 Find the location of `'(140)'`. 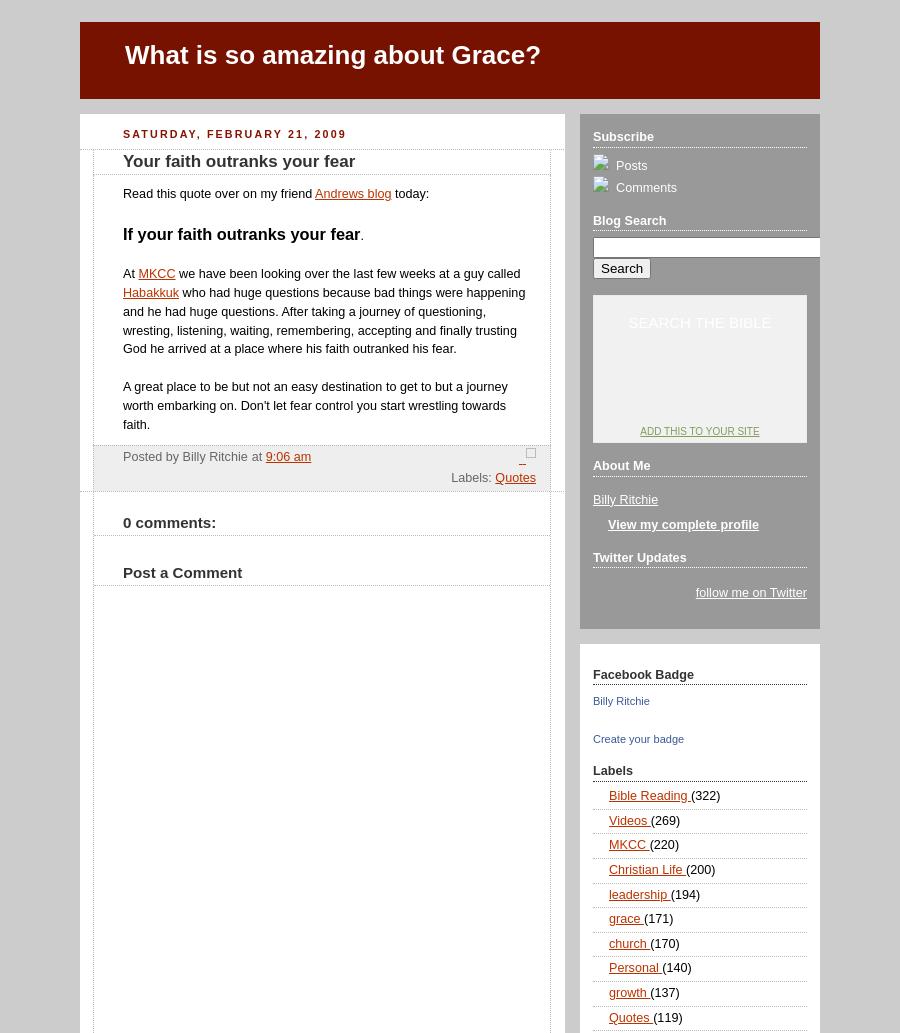

'(140)' is located at coordinates (675, 967).